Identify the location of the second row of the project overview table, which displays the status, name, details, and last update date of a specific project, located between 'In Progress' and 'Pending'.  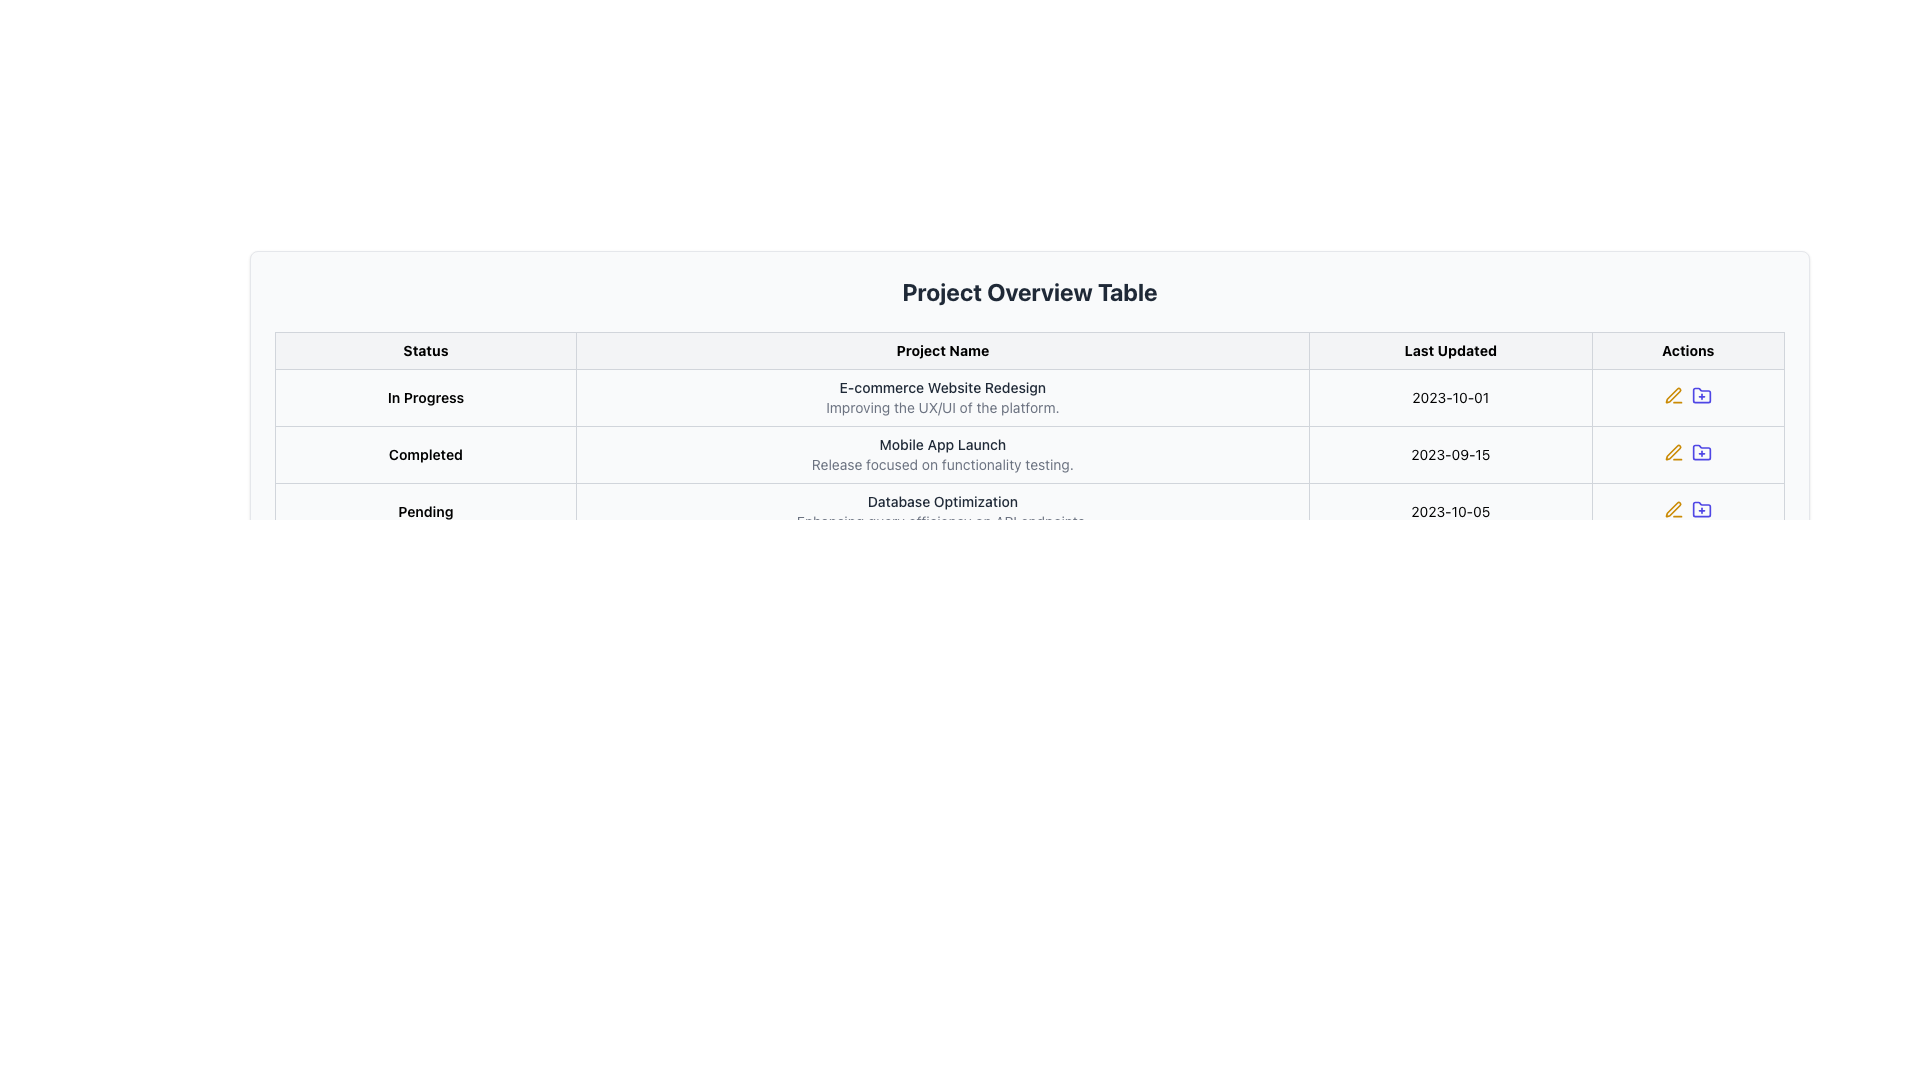
(1030, 455).